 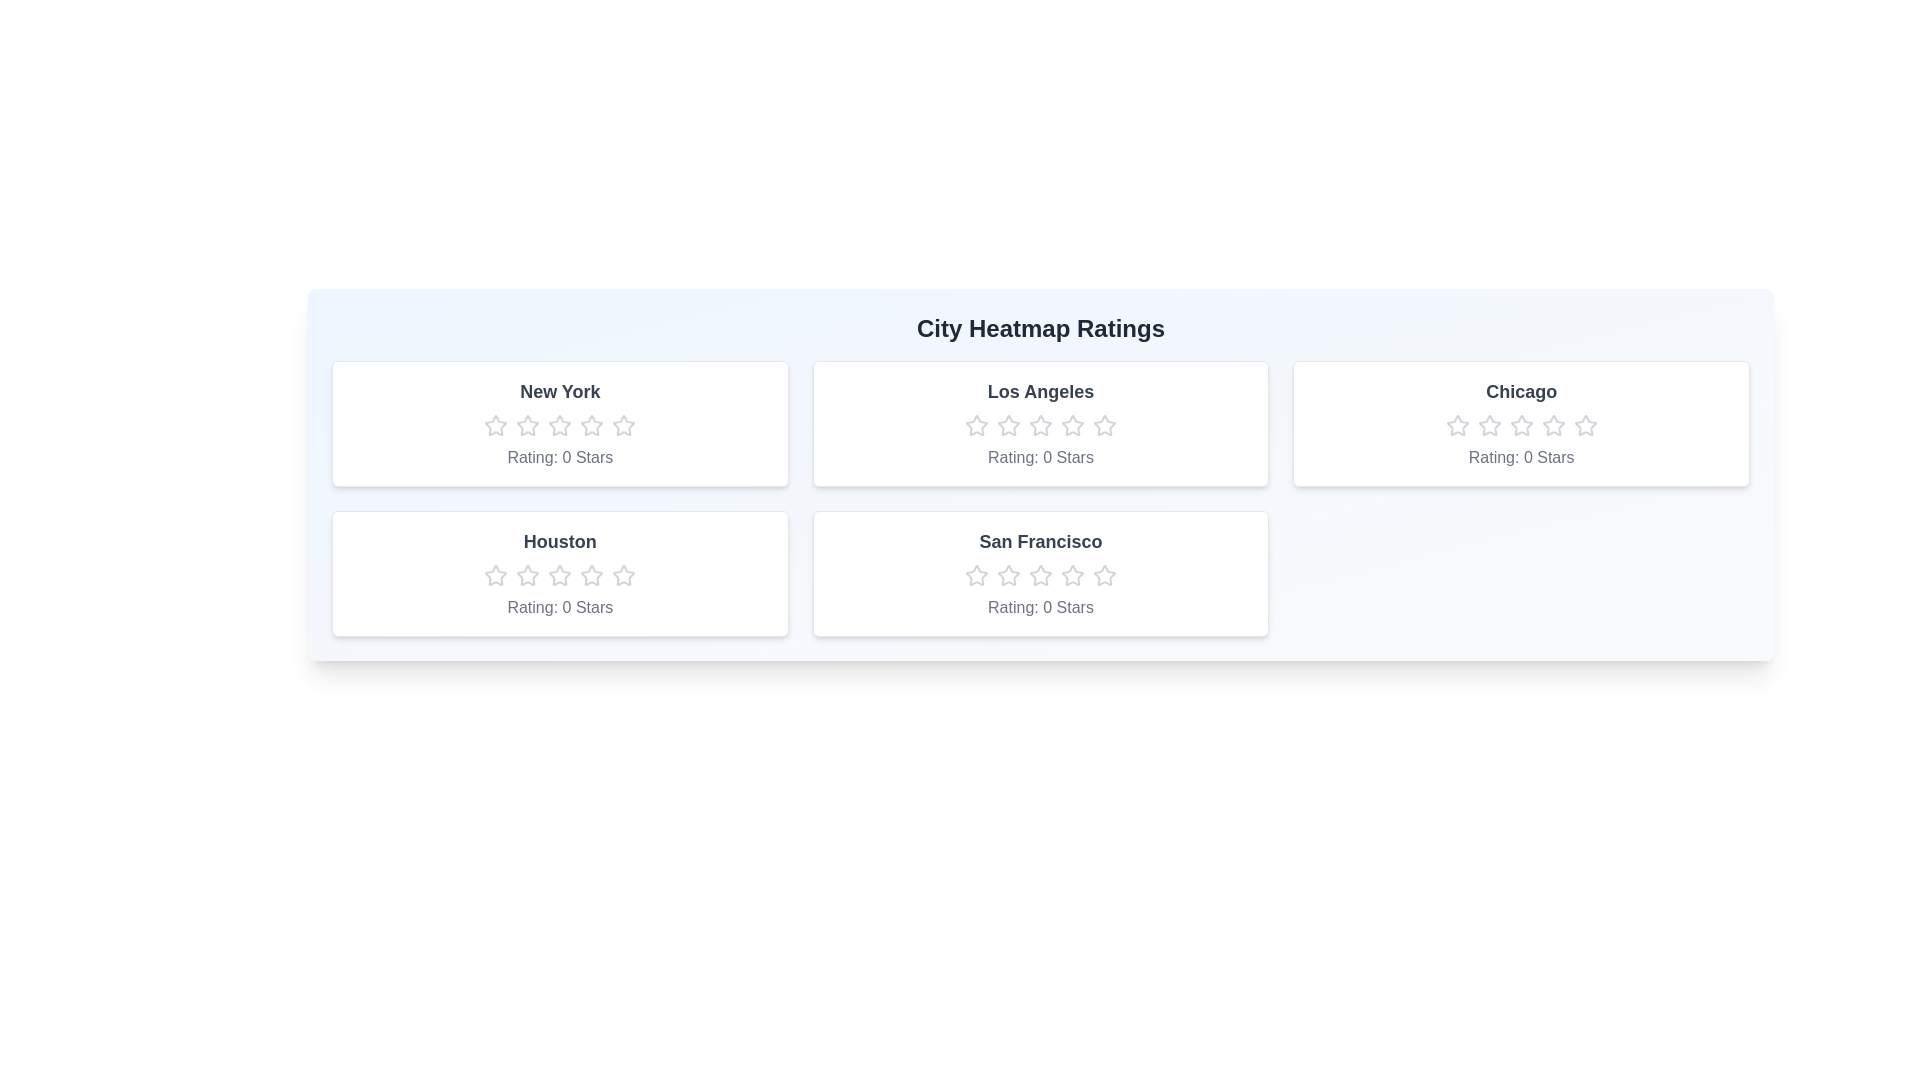 What do you see at coordinates (976, 424) in the screenshot?
I see `the Los Angeles rating star number 1` at bounding box center [976, 424].